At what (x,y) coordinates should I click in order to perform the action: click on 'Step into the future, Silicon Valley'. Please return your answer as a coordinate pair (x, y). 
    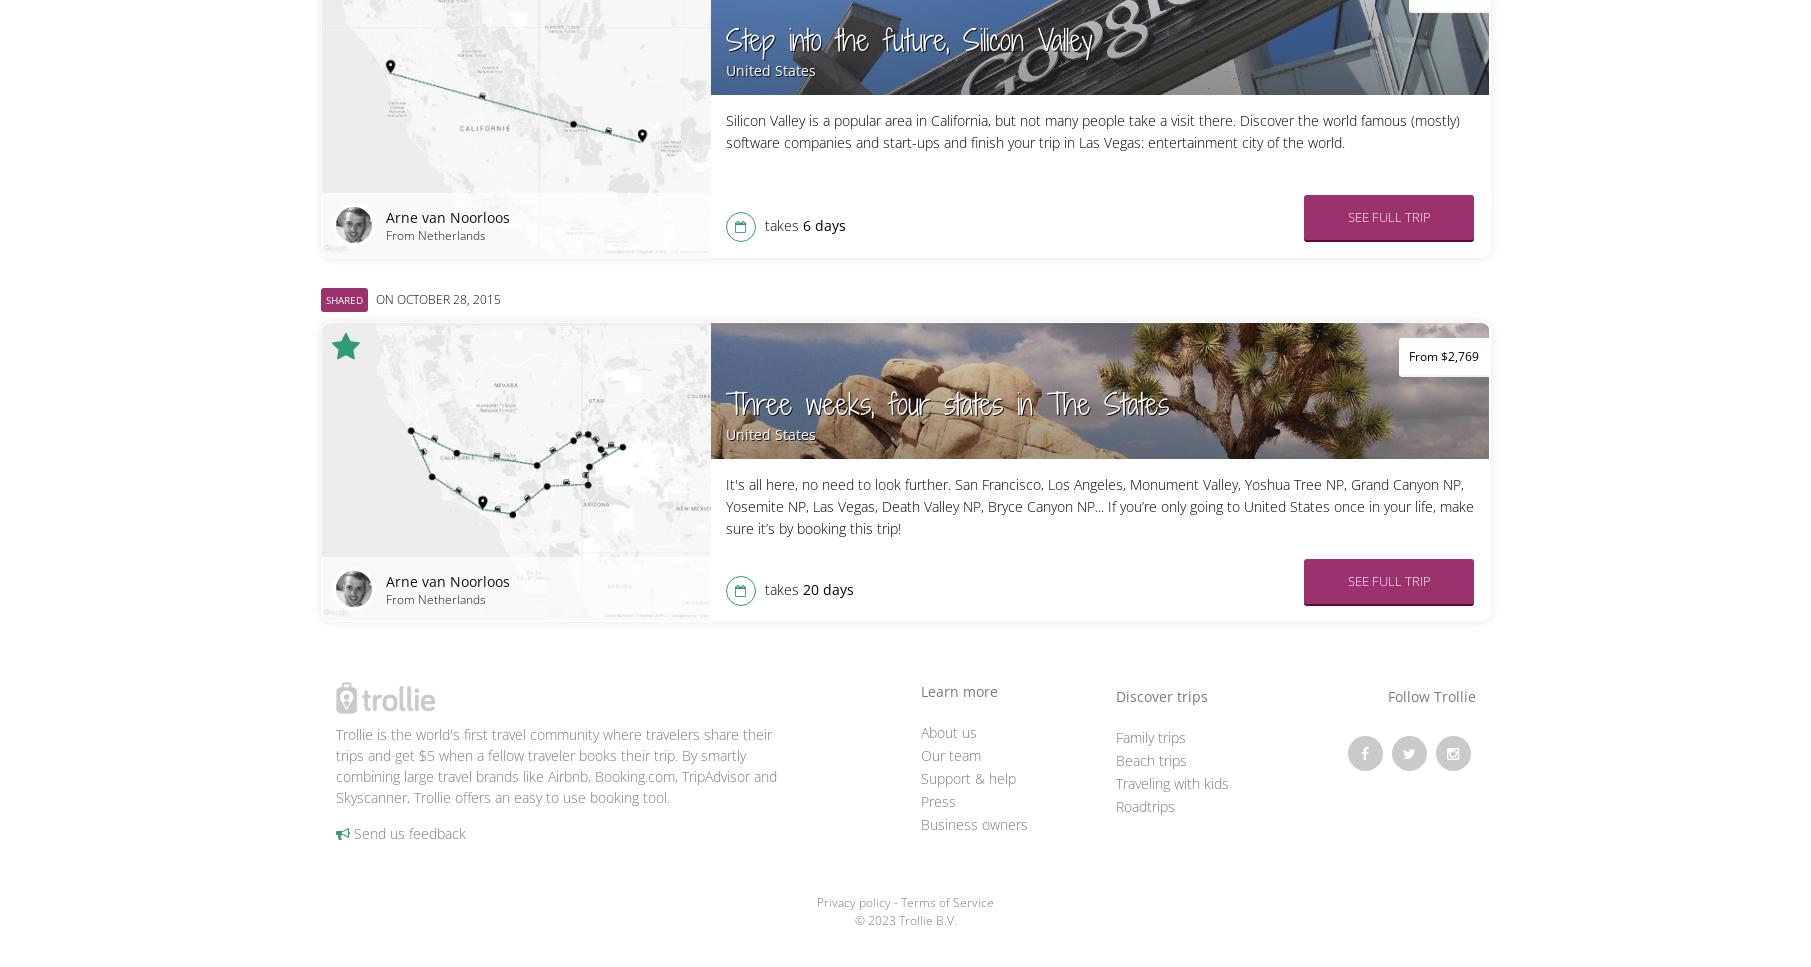
    Looking at the image, I should click on (907, 39).